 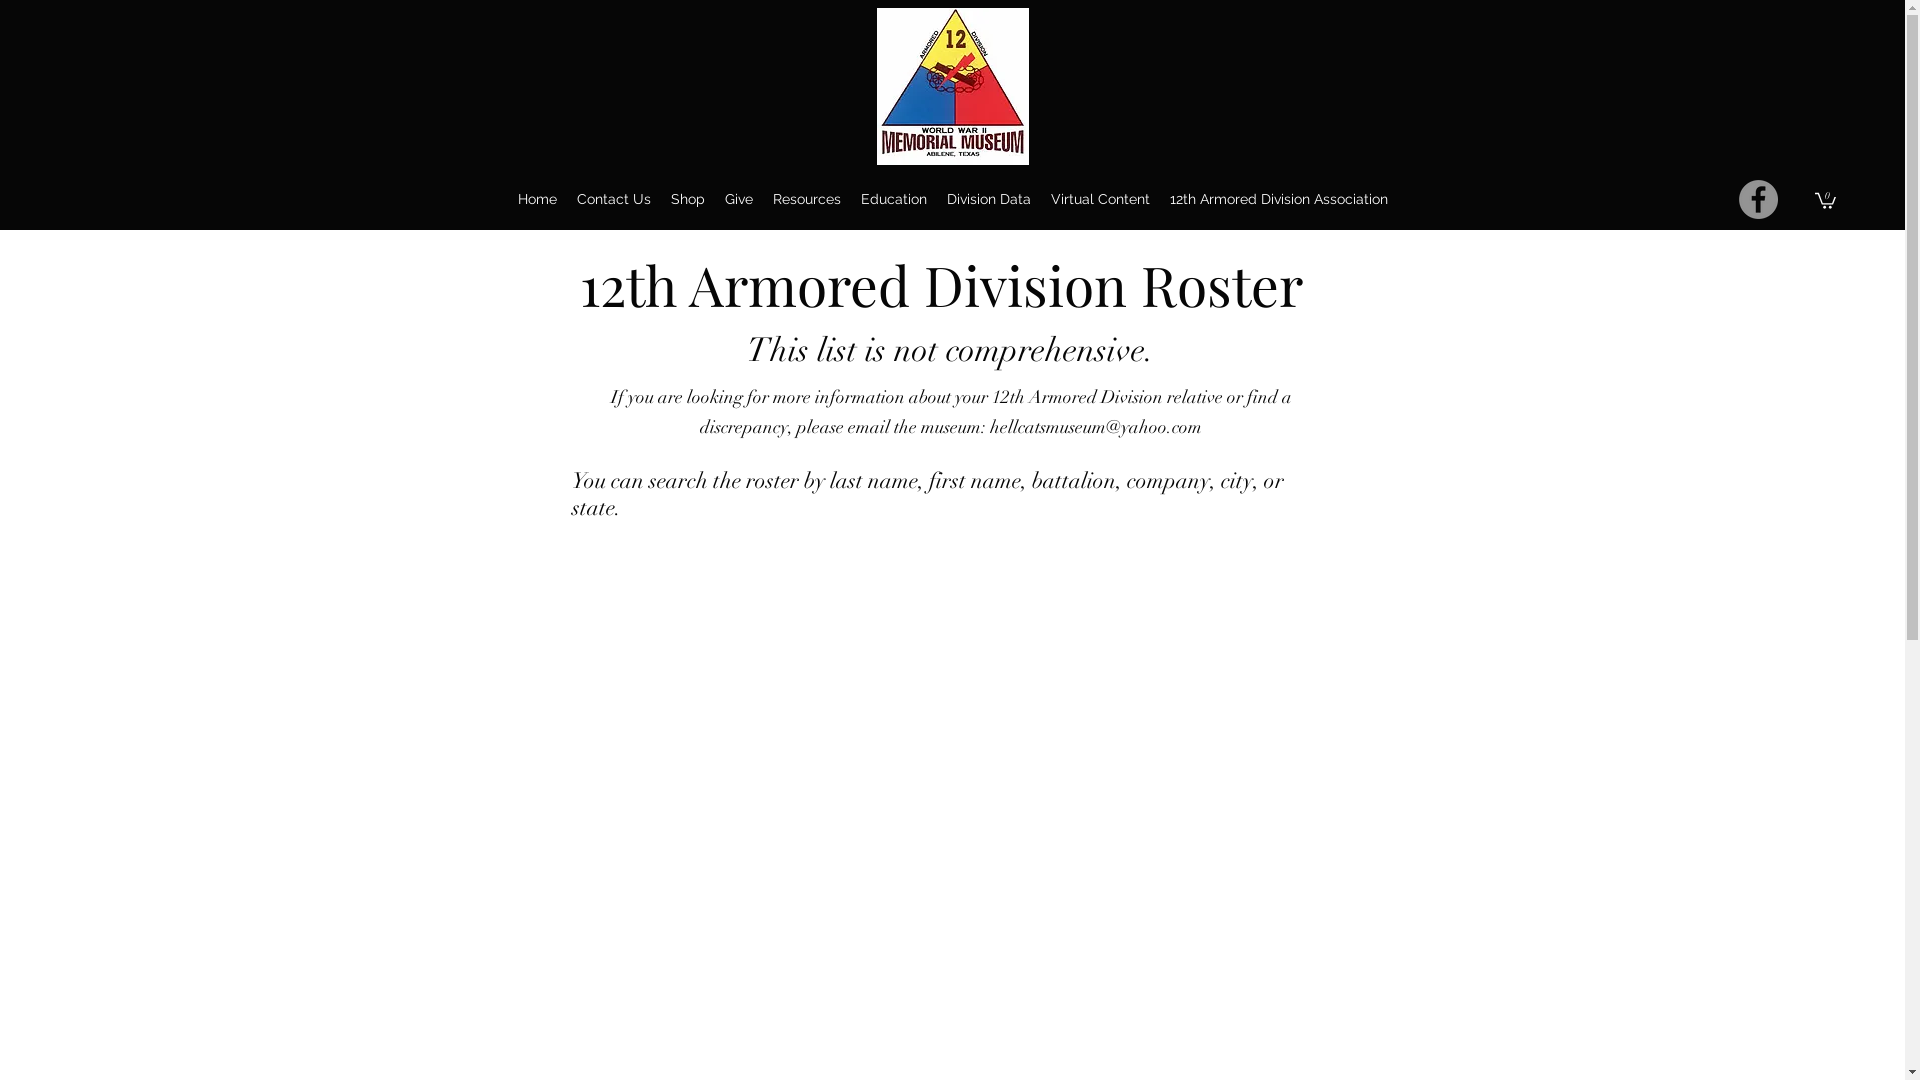 I want to click on 'Virtual Content', so click(x=1040, y=199).